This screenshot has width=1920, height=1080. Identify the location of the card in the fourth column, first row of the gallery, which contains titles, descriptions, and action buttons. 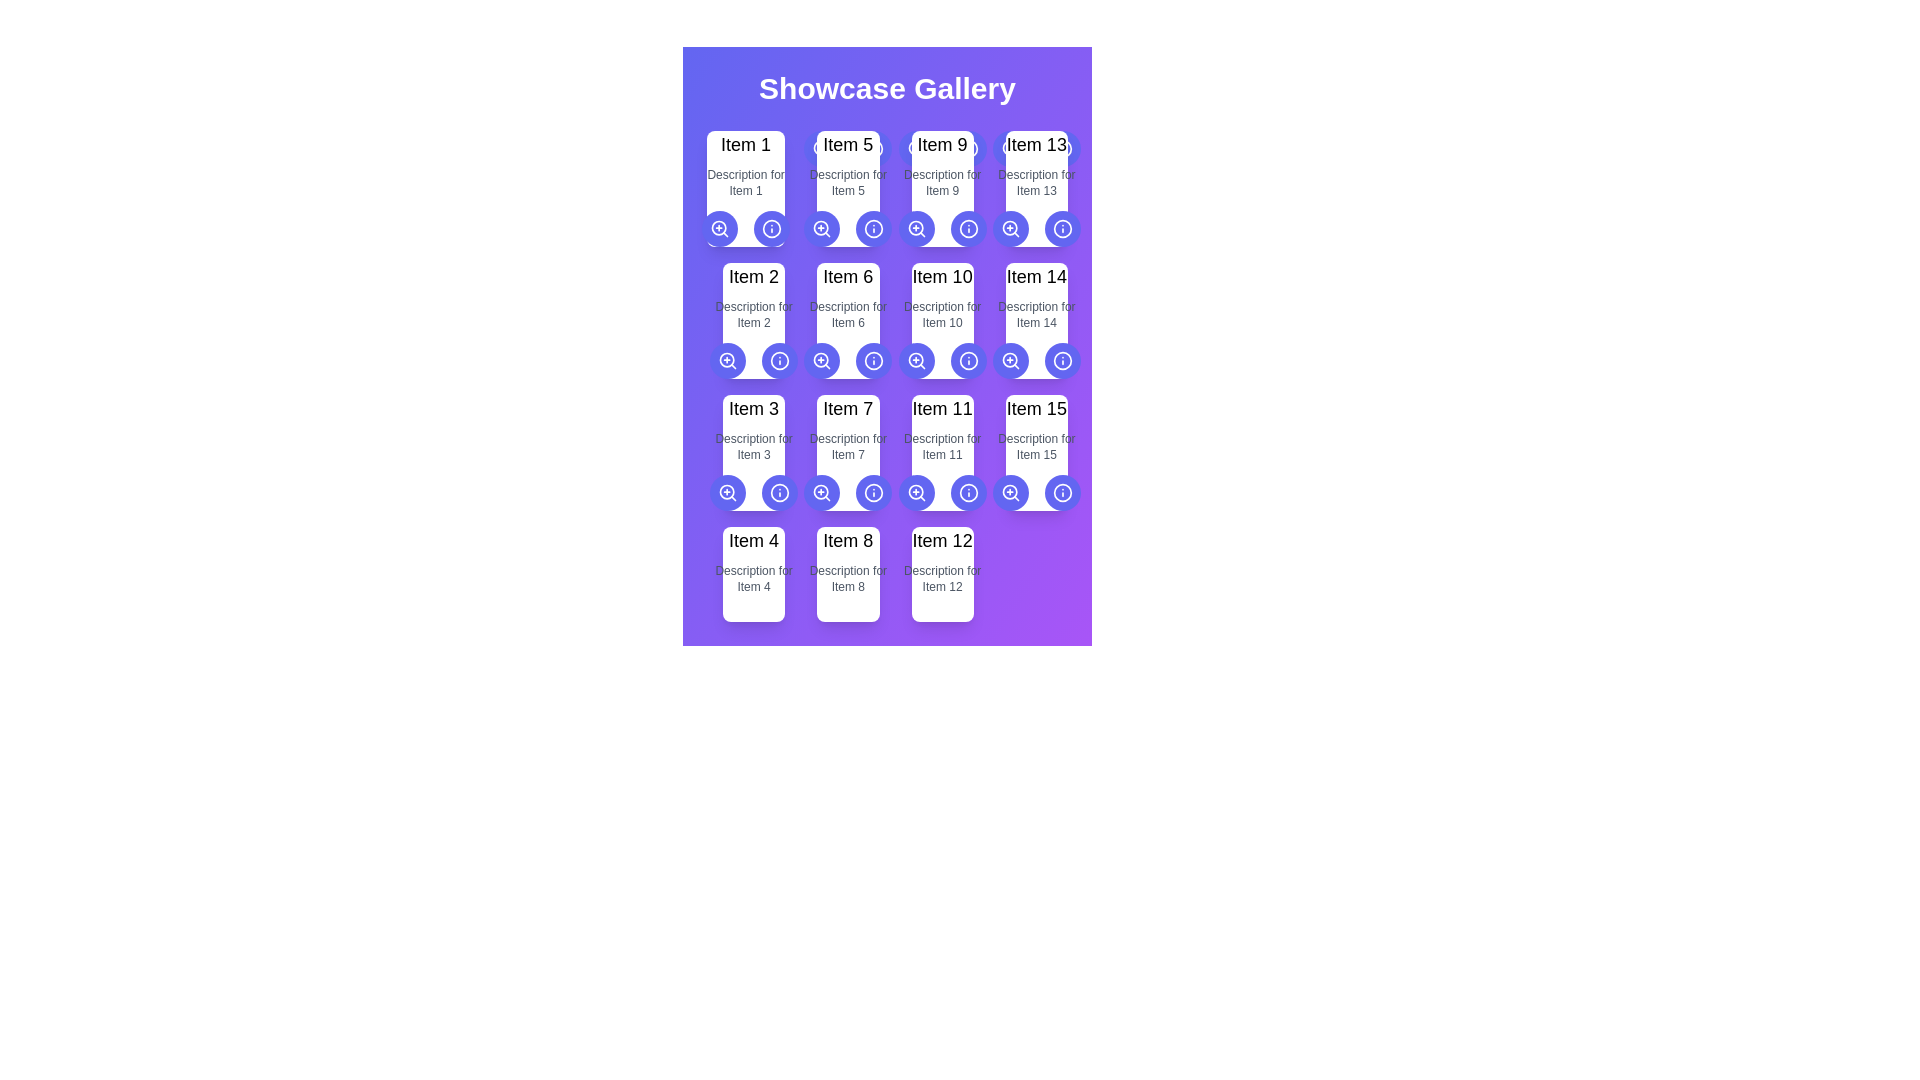
(1036, 189).